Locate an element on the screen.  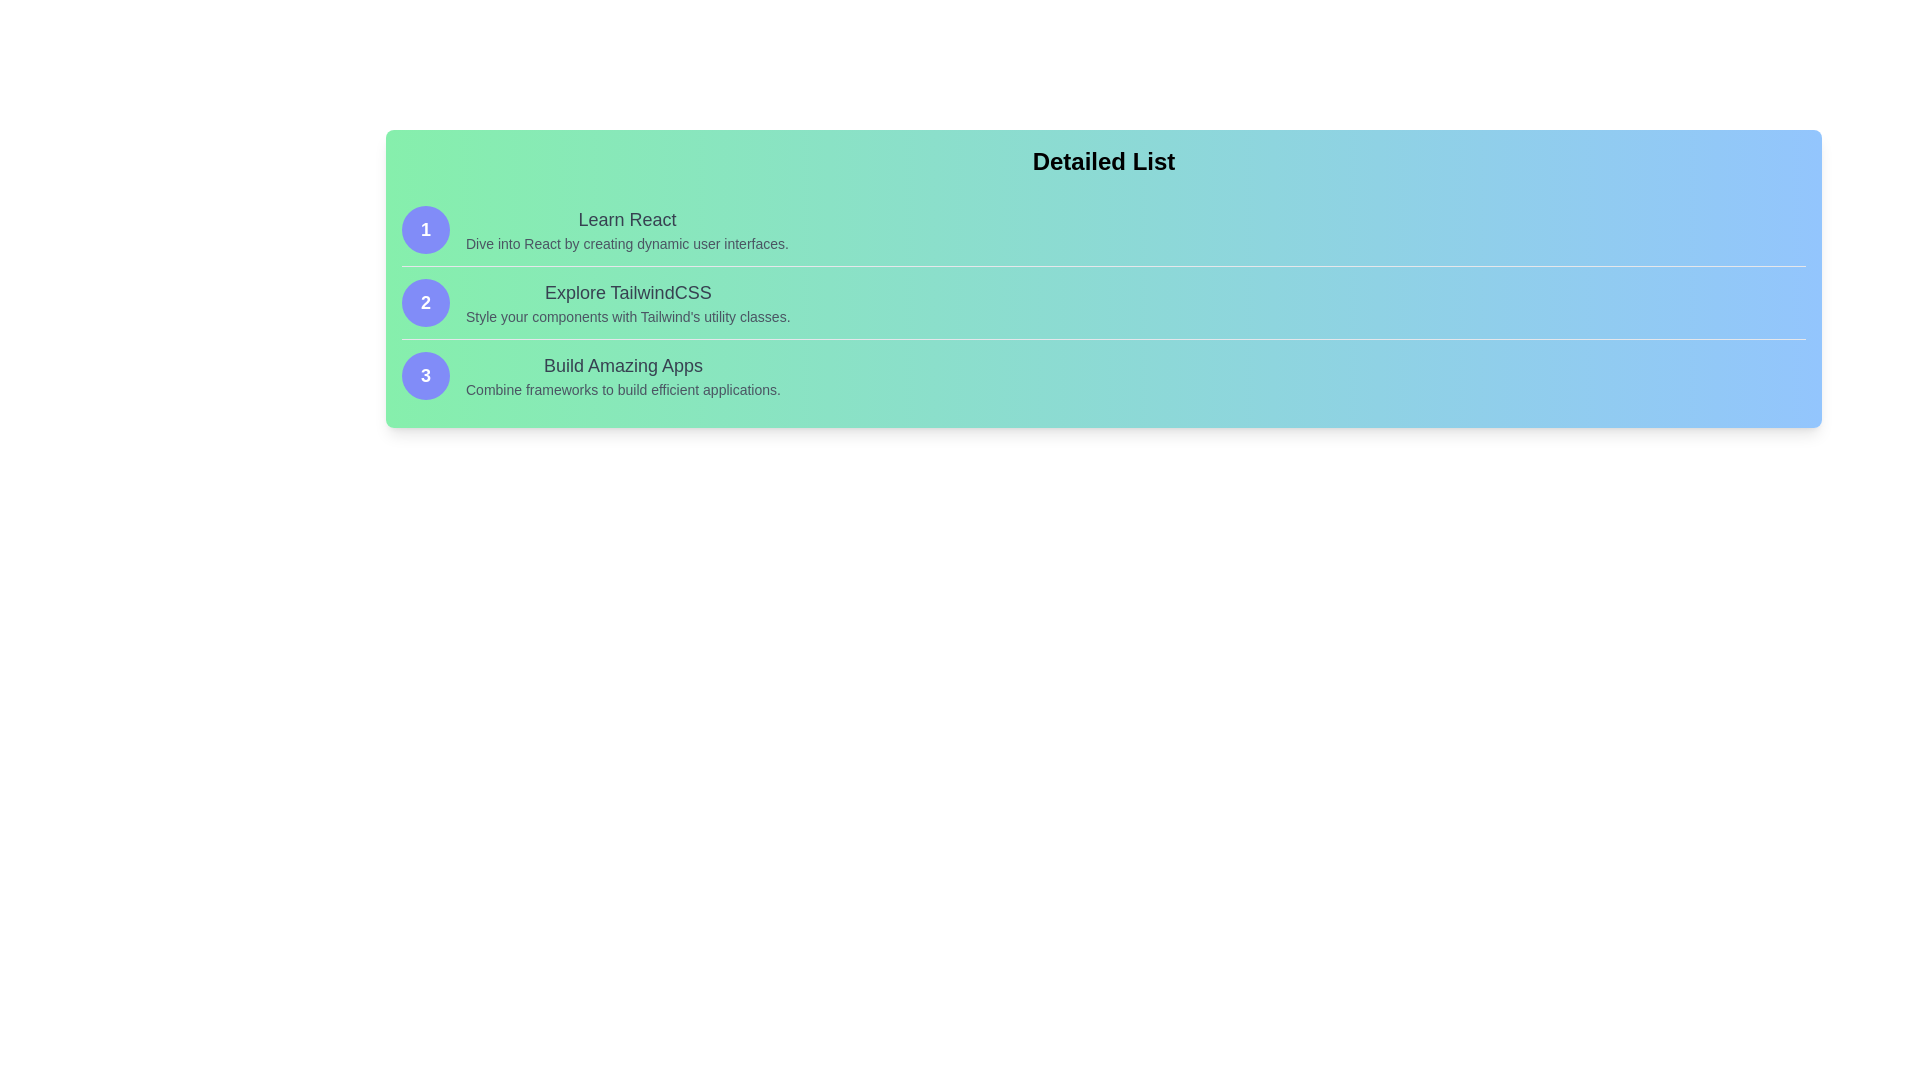
the text block that contains the header 'Learn React' and the description 'Dive into React by creating dynamic user interfaces.' which is positioned under the 'Detailed List' heading is located at coordinates (626, 229).